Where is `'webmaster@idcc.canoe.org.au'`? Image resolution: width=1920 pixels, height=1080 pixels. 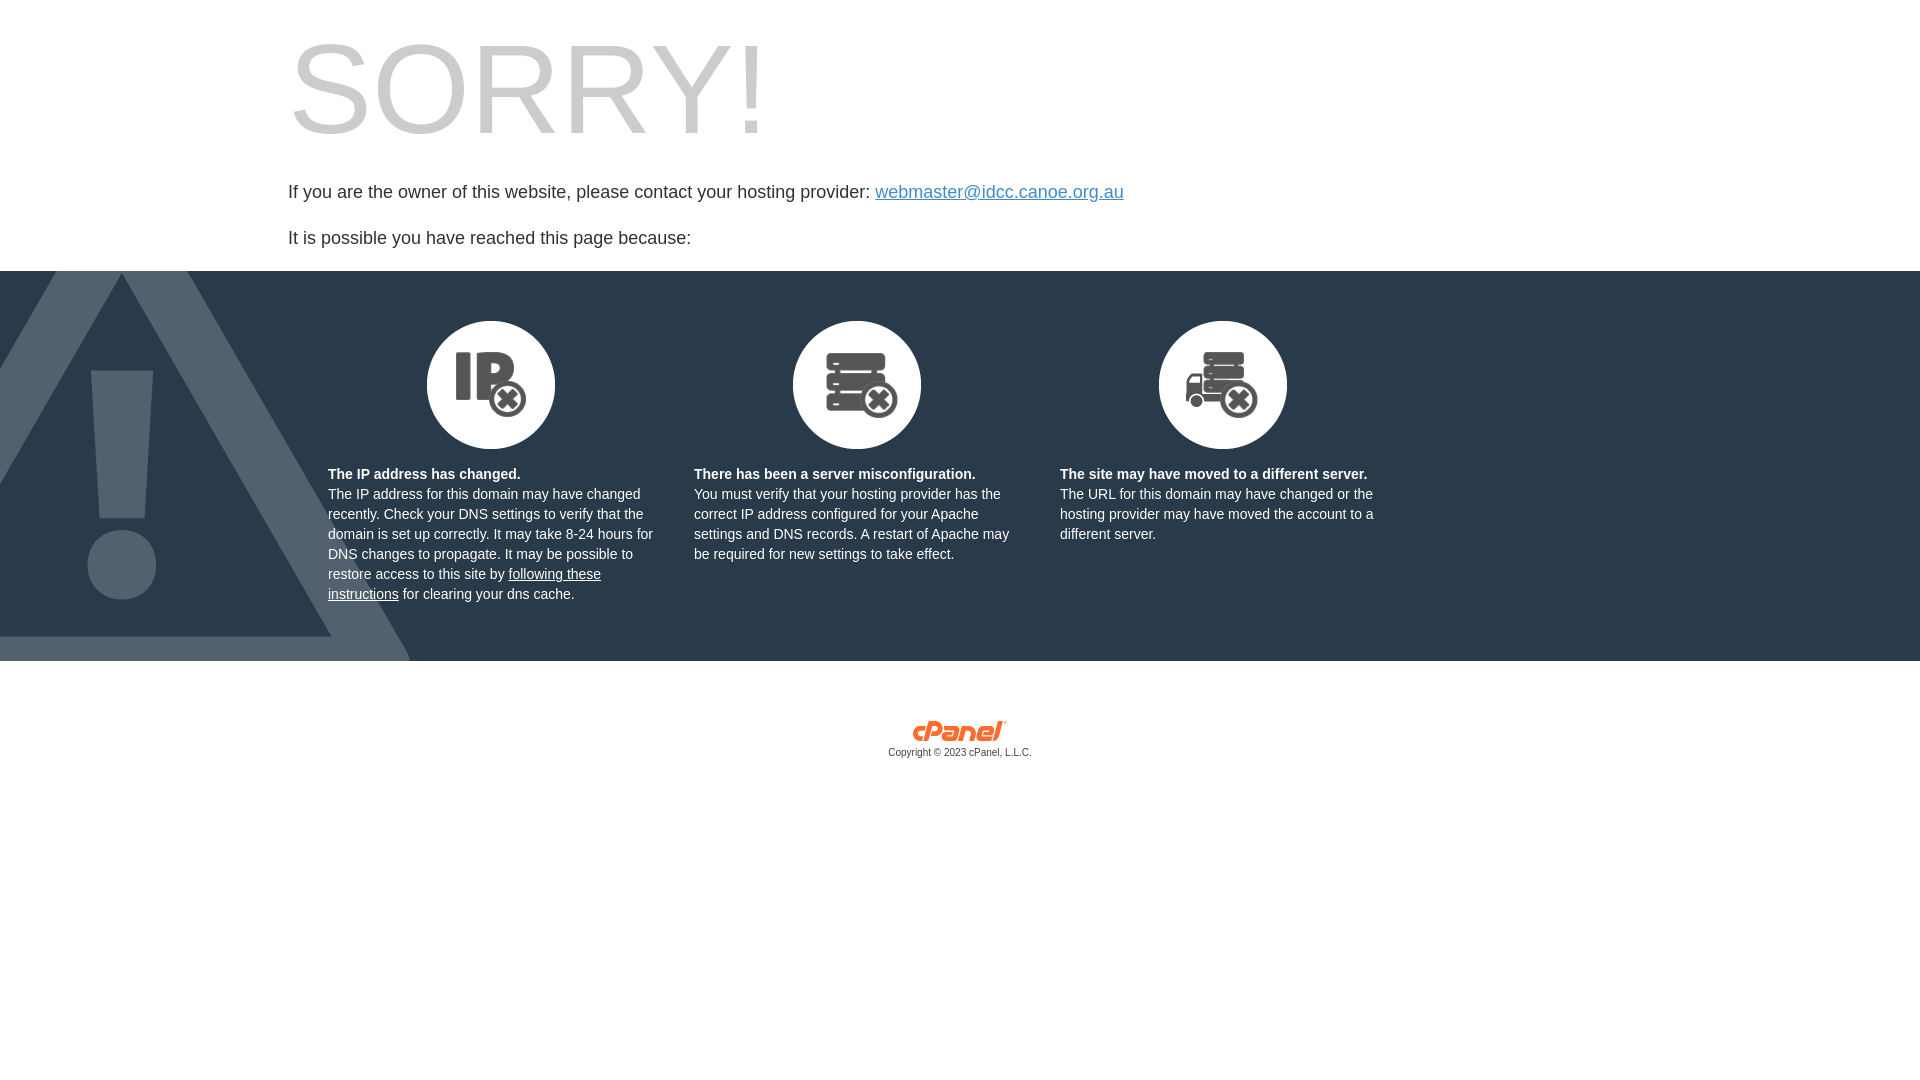
'webmaster@idcc.canoe.org.au' is located at coordinates (998, 192).